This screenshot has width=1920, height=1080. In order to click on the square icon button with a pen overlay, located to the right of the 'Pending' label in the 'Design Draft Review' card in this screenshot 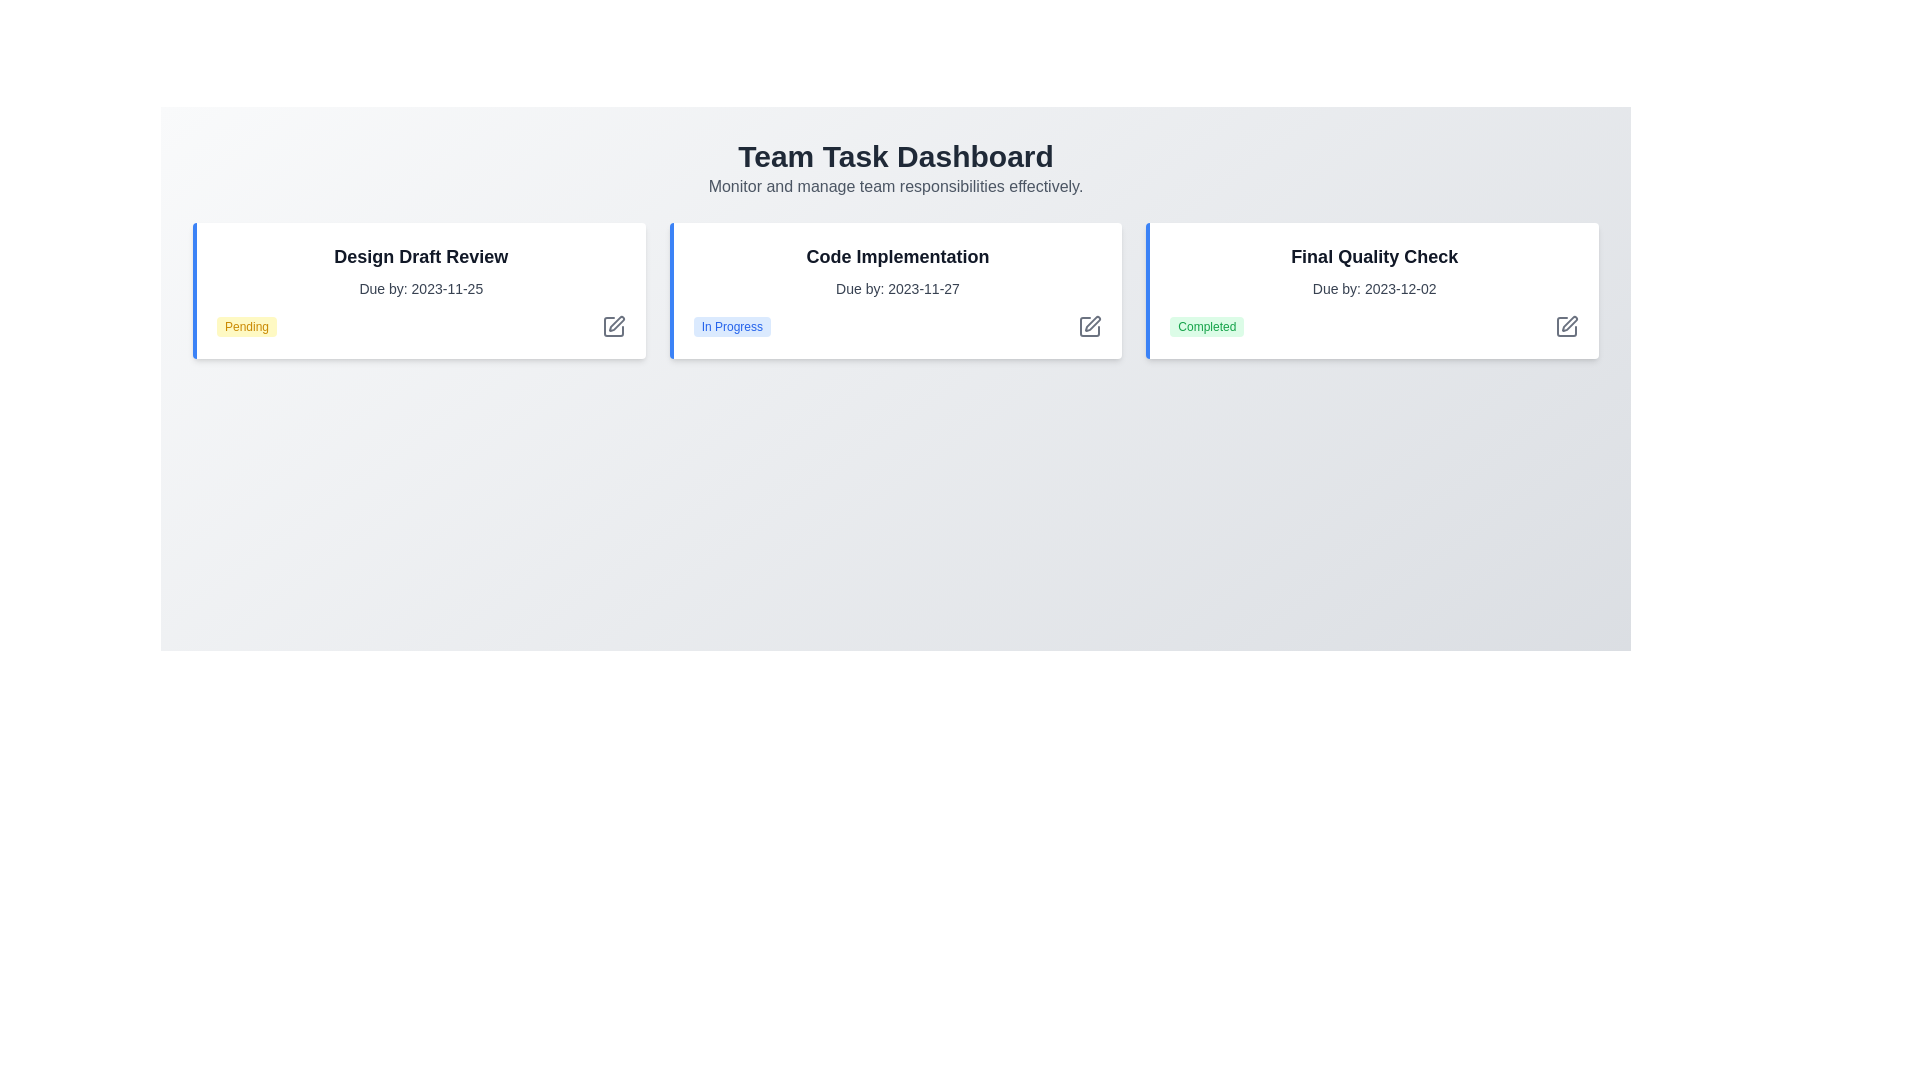, I will do `click(612, 326)`.